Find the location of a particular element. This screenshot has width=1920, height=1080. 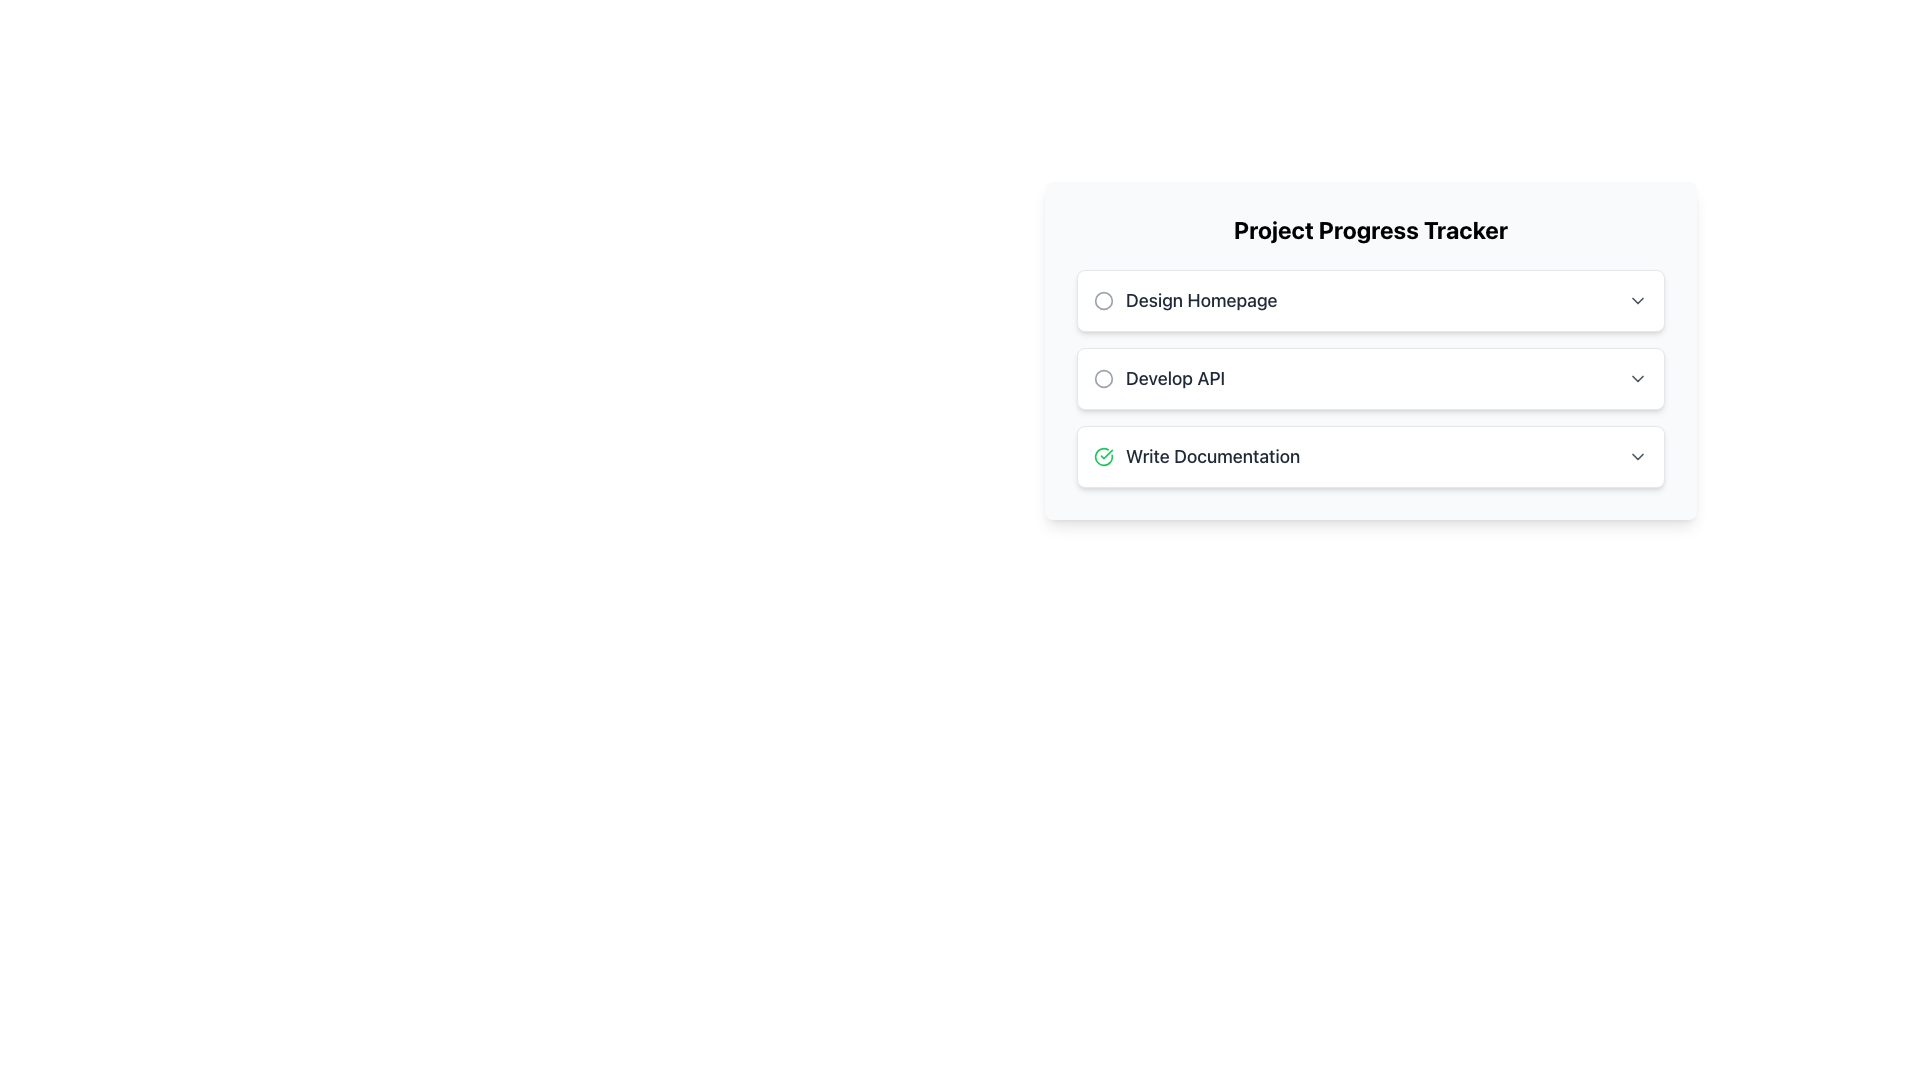

the inactive Circle icon with a gray outline located in the second section of the 'Project Progress Tracker' list, next to the 'Develop API' text is located at coordinates (1103, 378).